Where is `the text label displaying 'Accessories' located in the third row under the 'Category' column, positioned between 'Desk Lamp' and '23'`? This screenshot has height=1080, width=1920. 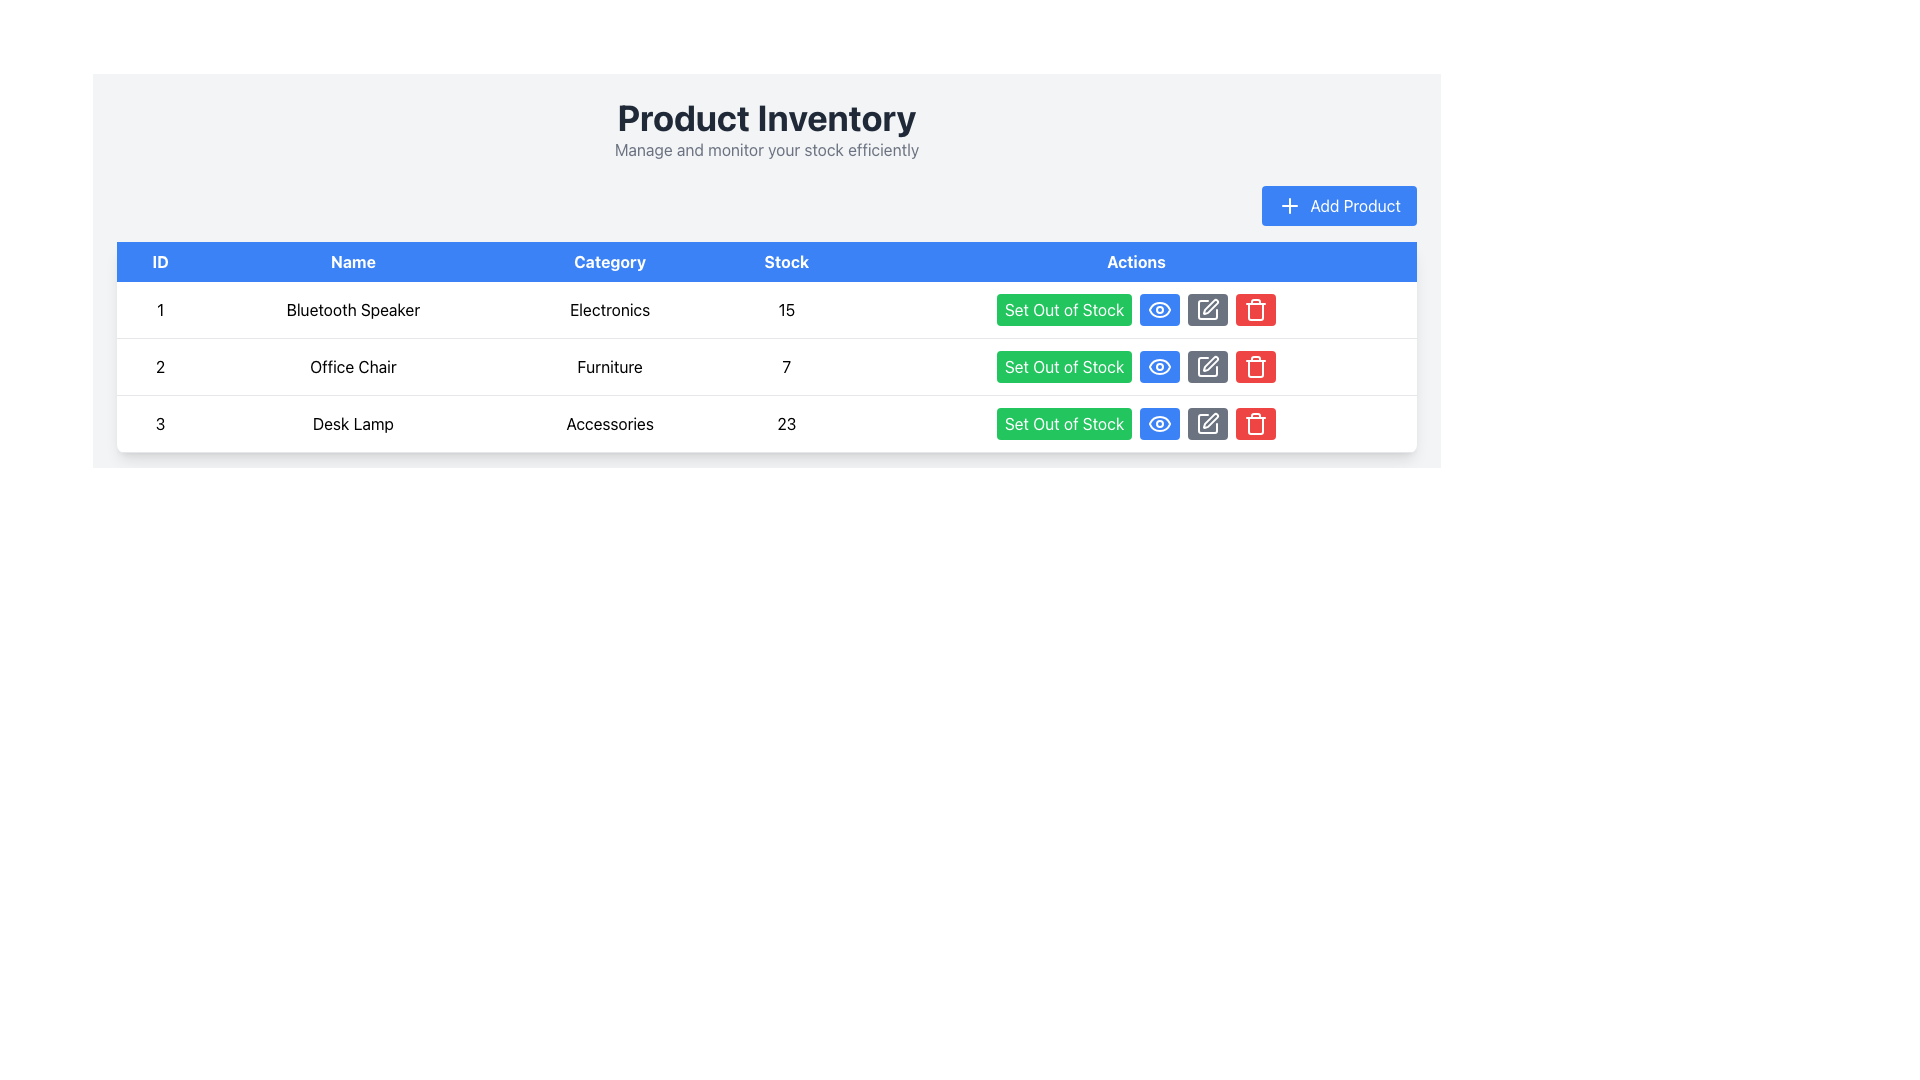 the text label displaying 'Accessories' located in the third row under the 'Category' column, positioned between 'Desk Lamp' and '23' is located at coordinates (609, 423).